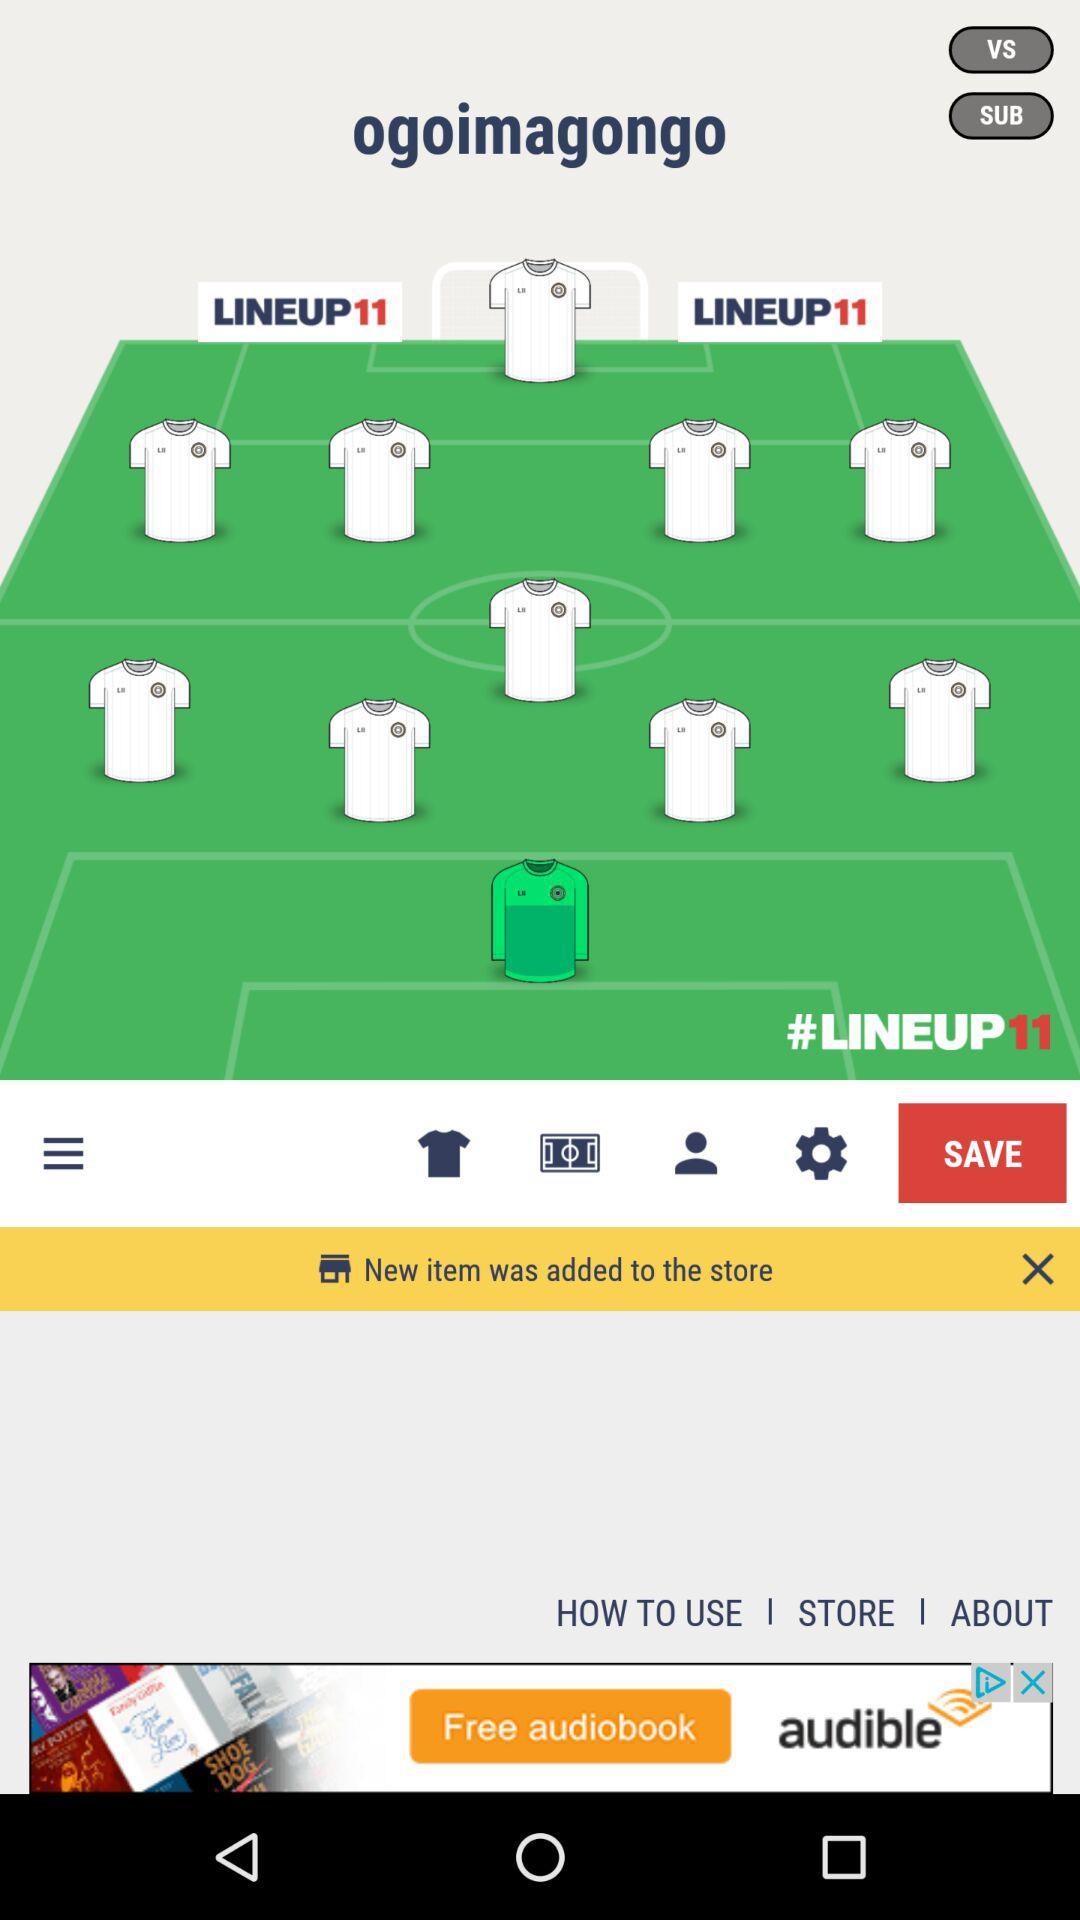  Describe the element at coordinates (898, 470) in the screenshot. I see `the fourth position in the second row from top` at that location.